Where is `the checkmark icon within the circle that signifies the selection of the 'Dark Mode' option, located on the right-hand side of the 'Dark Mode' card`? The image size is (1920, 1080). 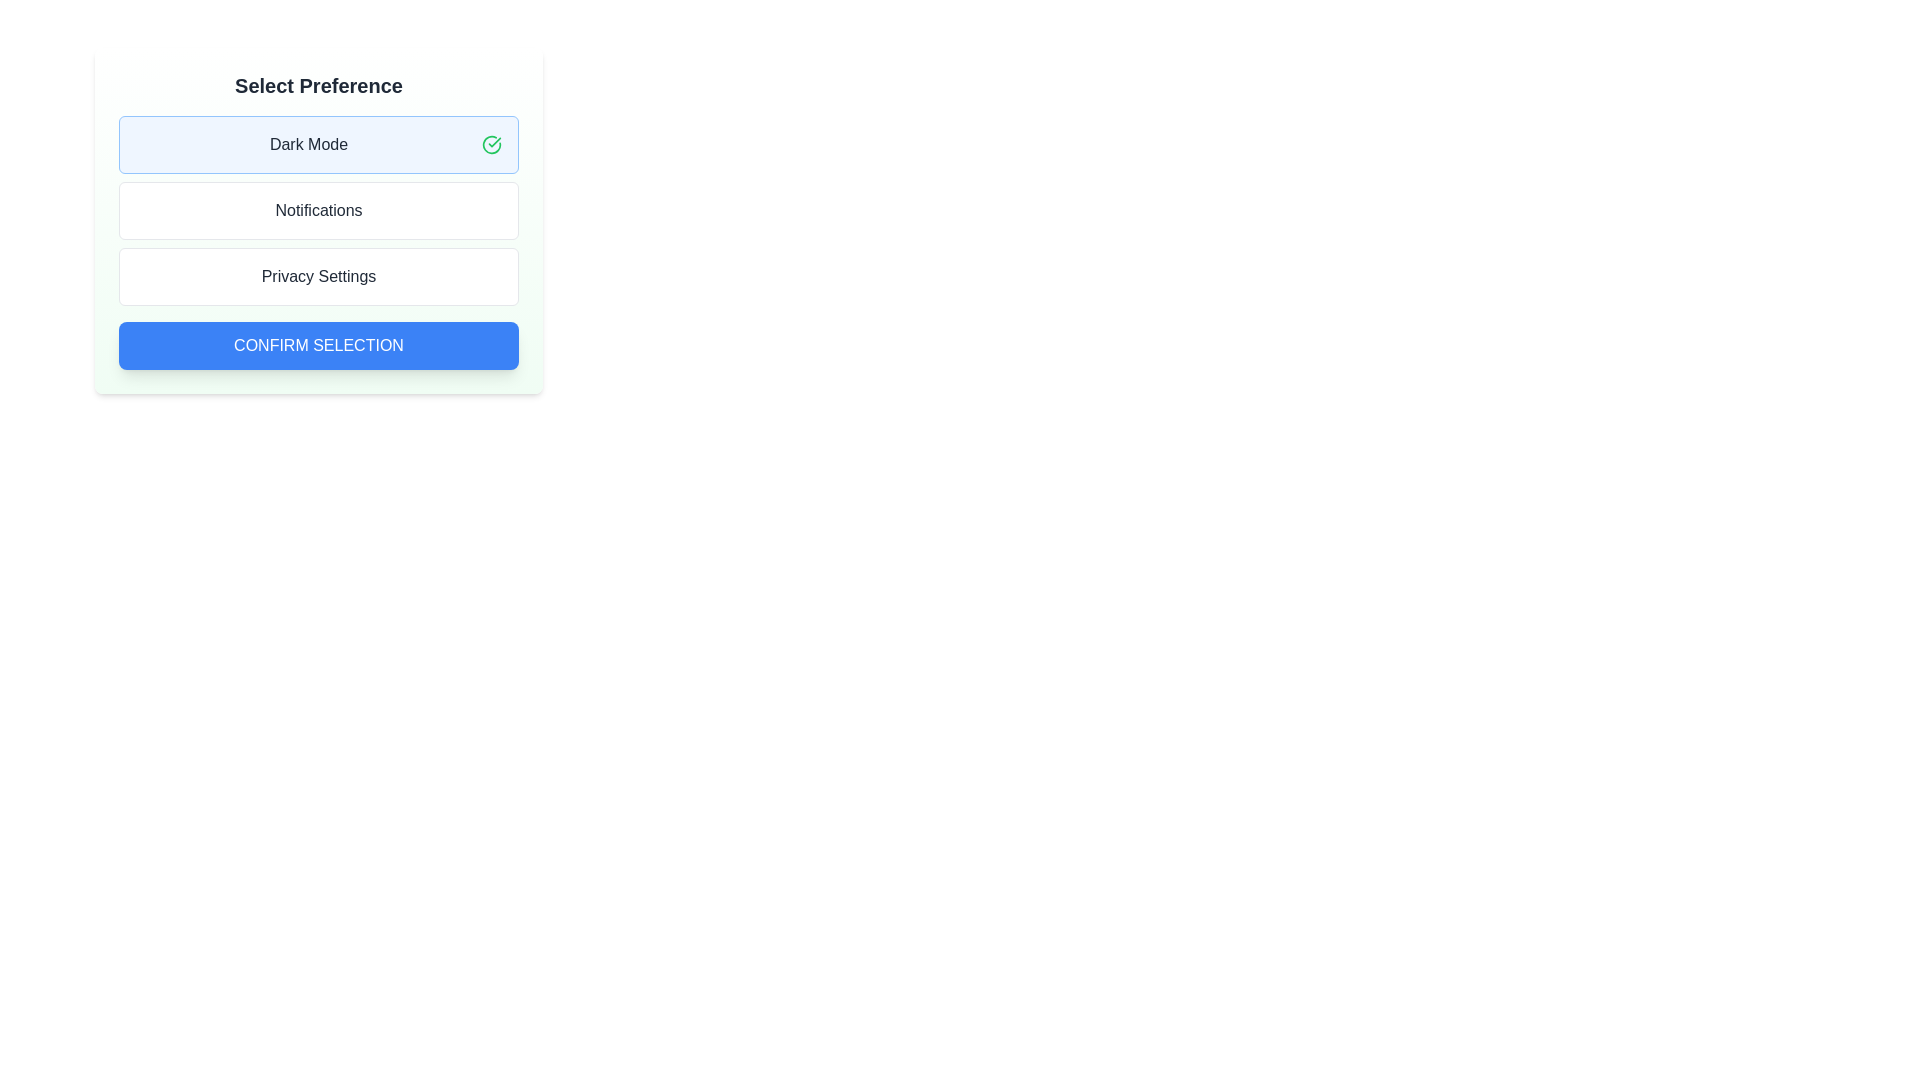 the checkmark icon within the circle that signifies the selection of the 'Dark Mode' option, located on the right-hand side of the 'Dark Mode' card is located at coordinates (491, 144).